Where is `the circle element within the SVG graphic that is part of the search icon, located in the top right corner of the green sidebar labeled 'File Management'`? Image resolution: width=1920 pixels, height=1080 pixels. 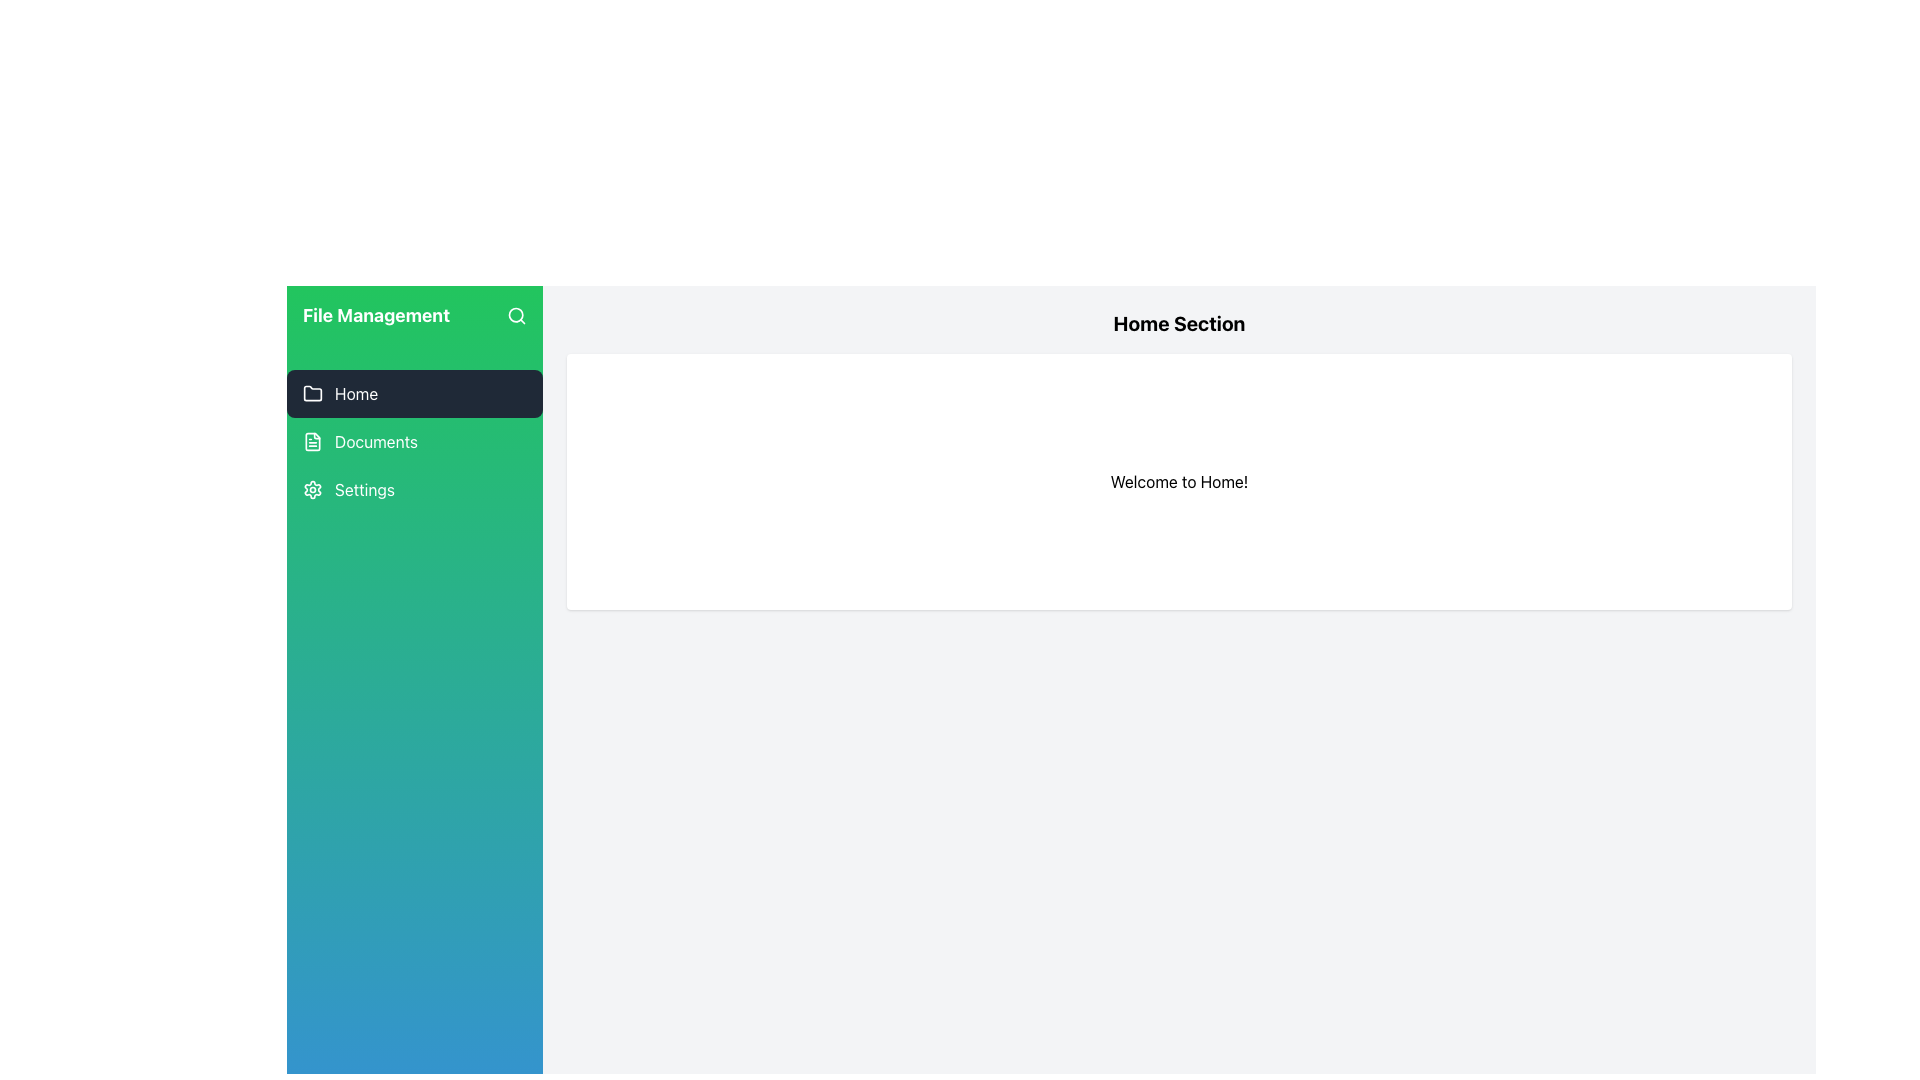 the circle element within the SVG graphic that is part of the search icon, located in the top right corner of the green sidebar labeled 'File Management' is located at coordinates (516, 315).